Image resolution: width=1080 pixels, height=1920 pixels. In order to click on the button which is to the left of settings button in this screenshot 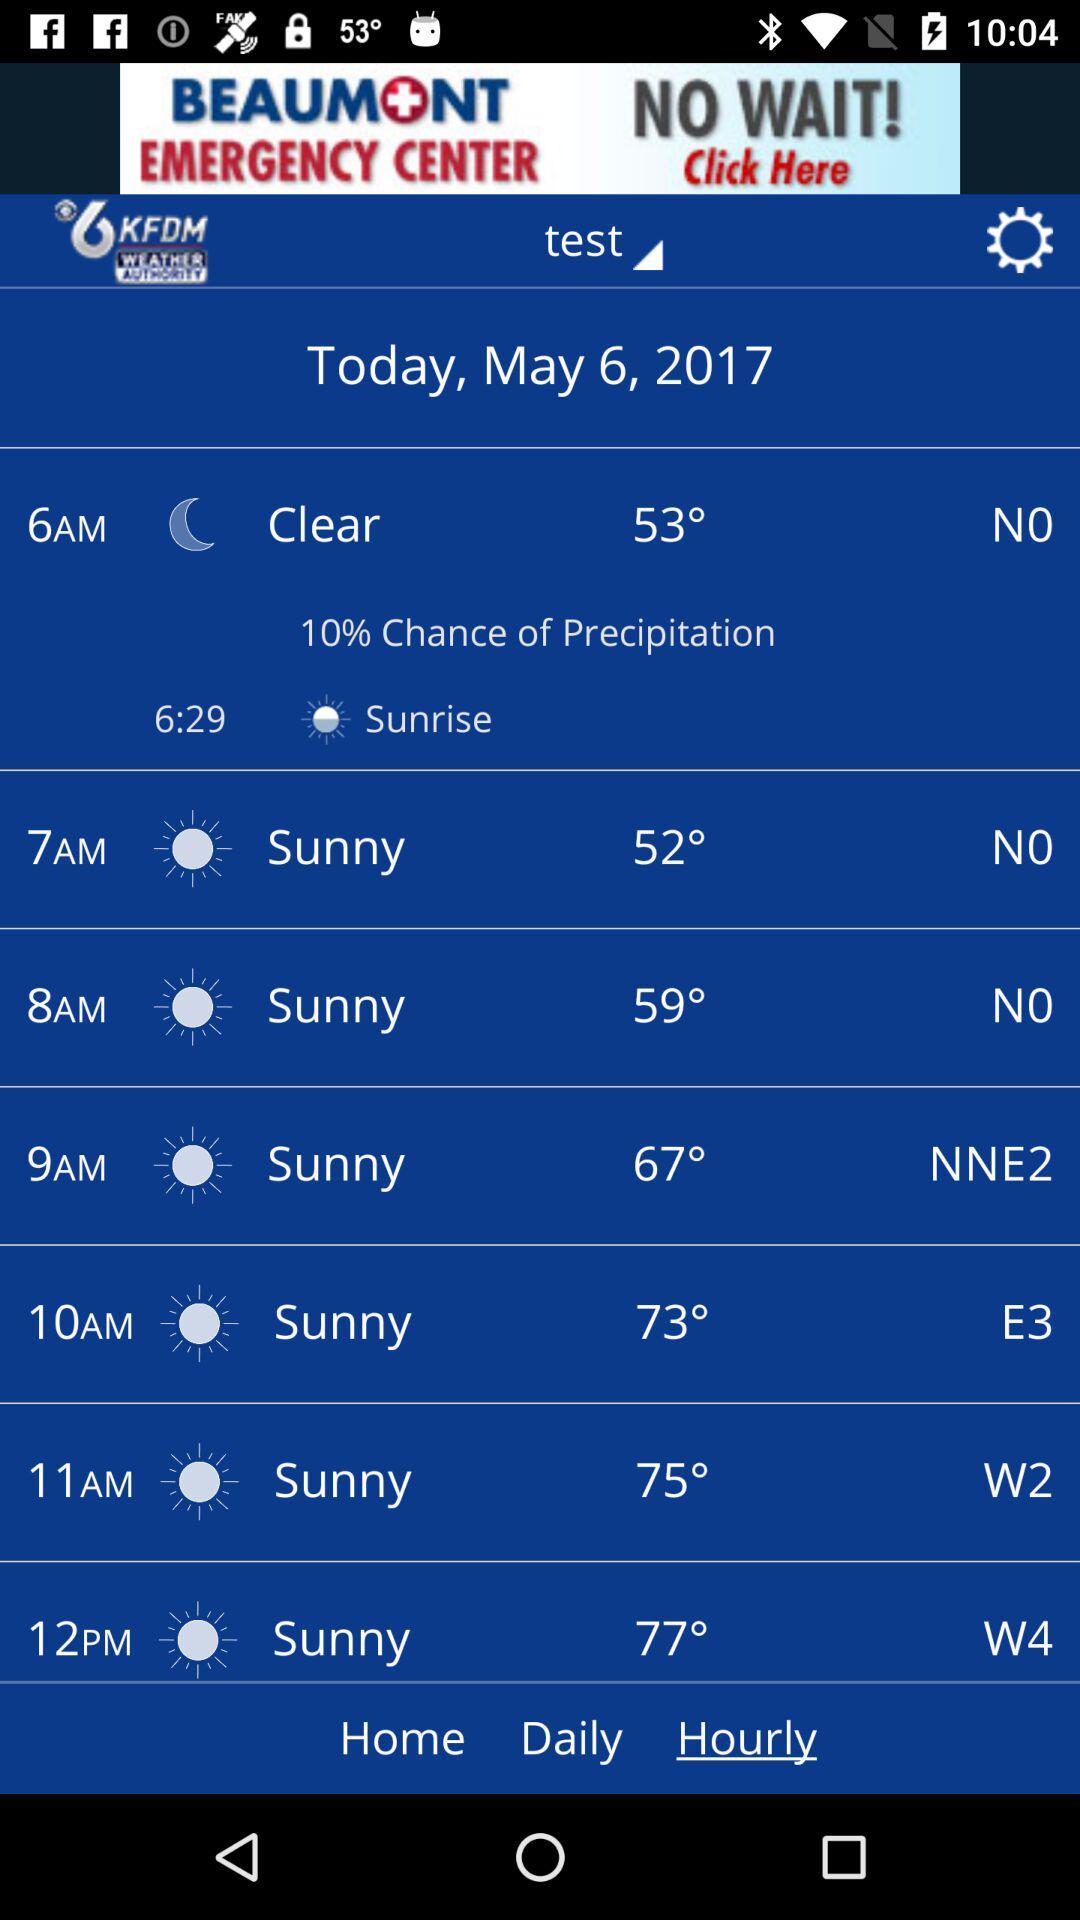, I will do `click(616, 240)`.